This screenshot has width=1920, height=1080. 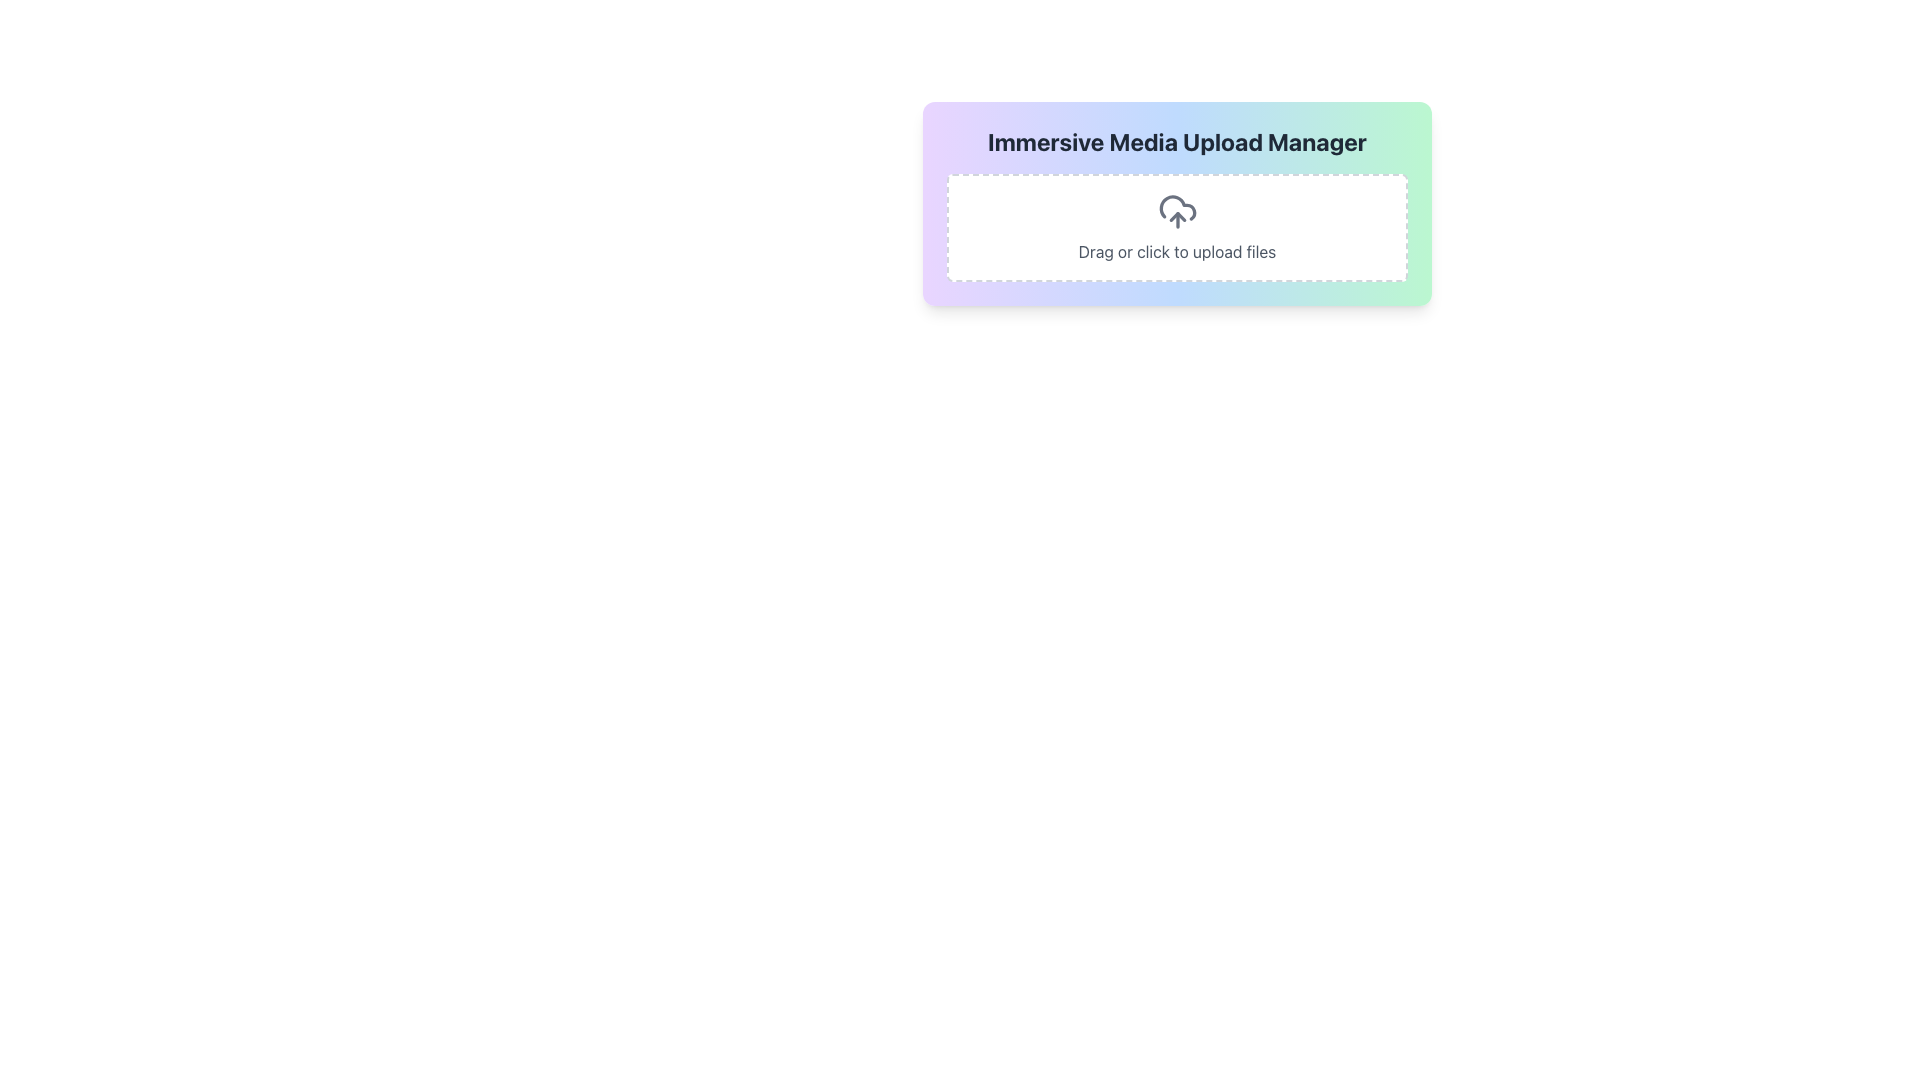 I want to click on the static text label that reads 'Drag or click to upload files', which is styled in gray and located centrally within the bordered area for file uploading, so click(x=1177, y=250).